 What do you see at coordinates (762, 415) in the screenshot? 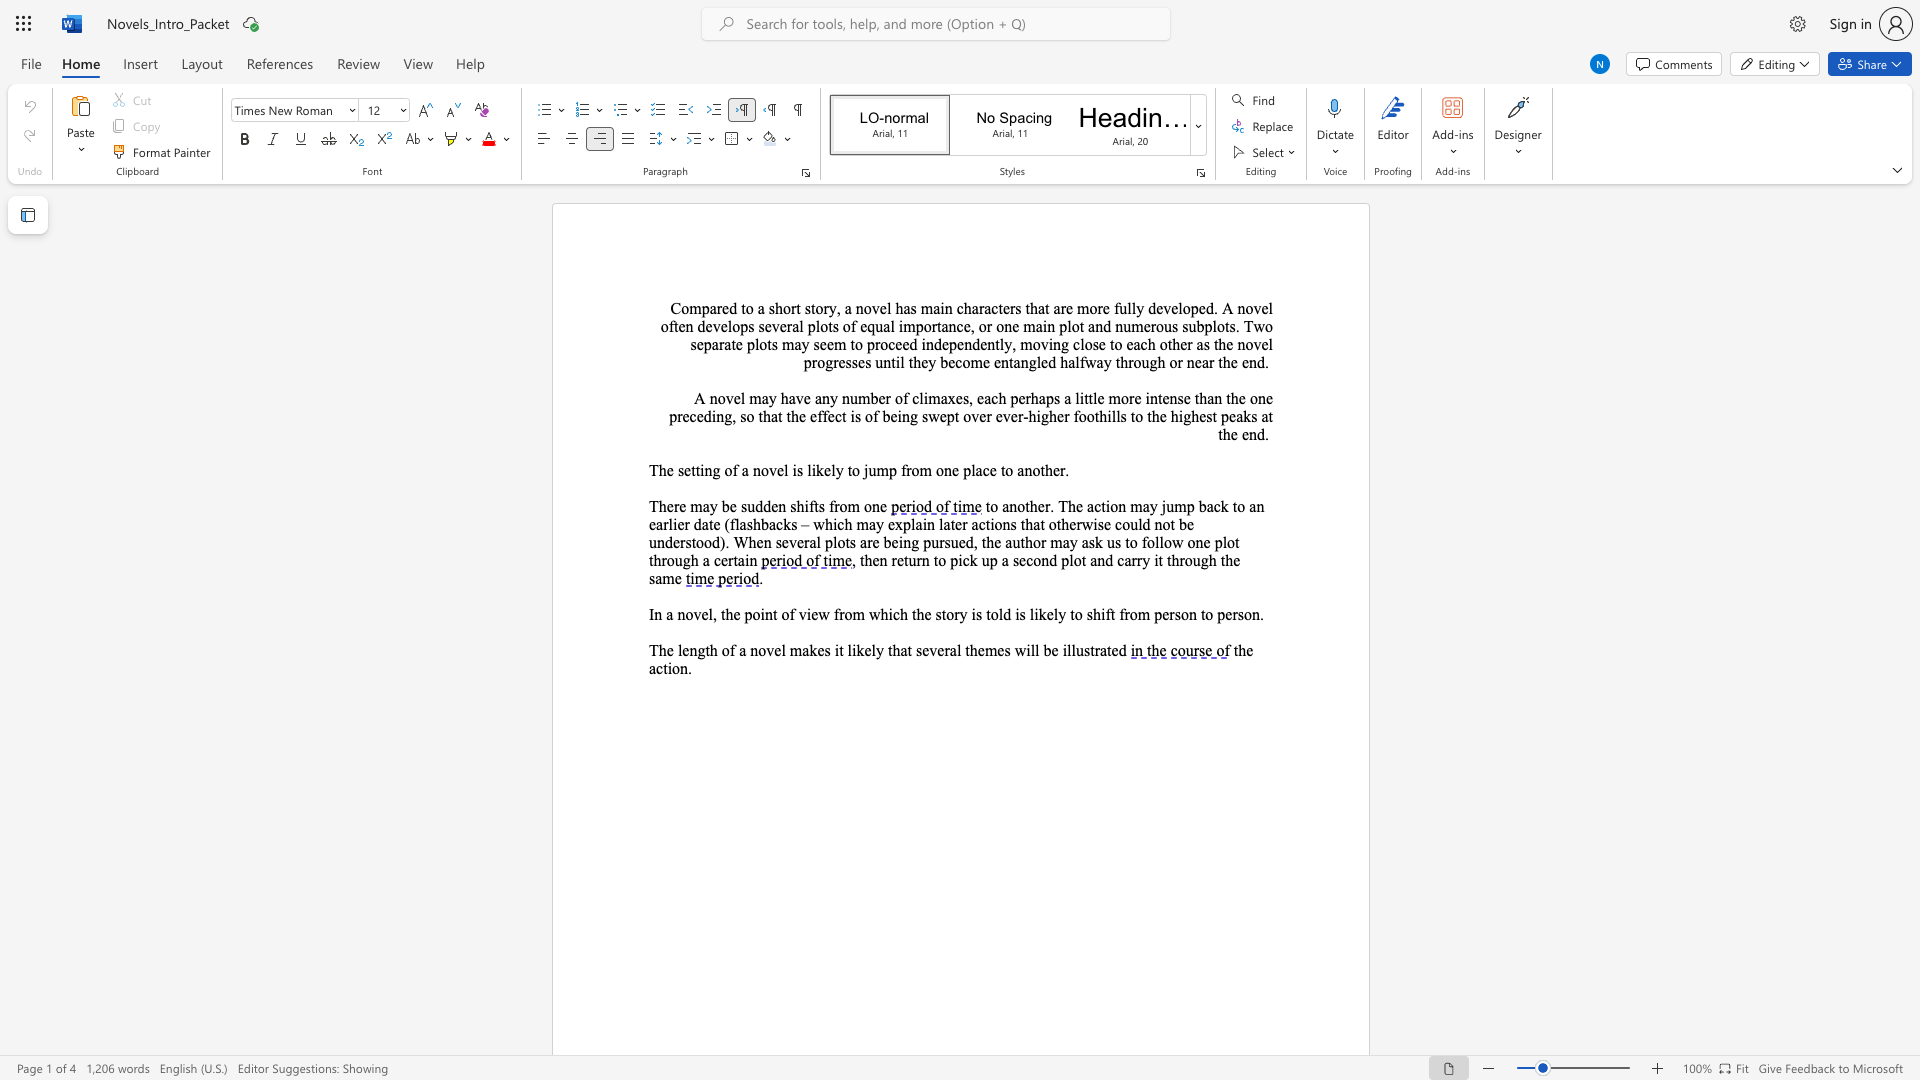
I see `the subset text "hat the effect is of being swept over ever-higher foothills to the highe" within the text "little more intense than the one preceding, so that the effect is of being swept over ever-higher foothills to the highest peaks at the end."` at bounding box center [762, 415].